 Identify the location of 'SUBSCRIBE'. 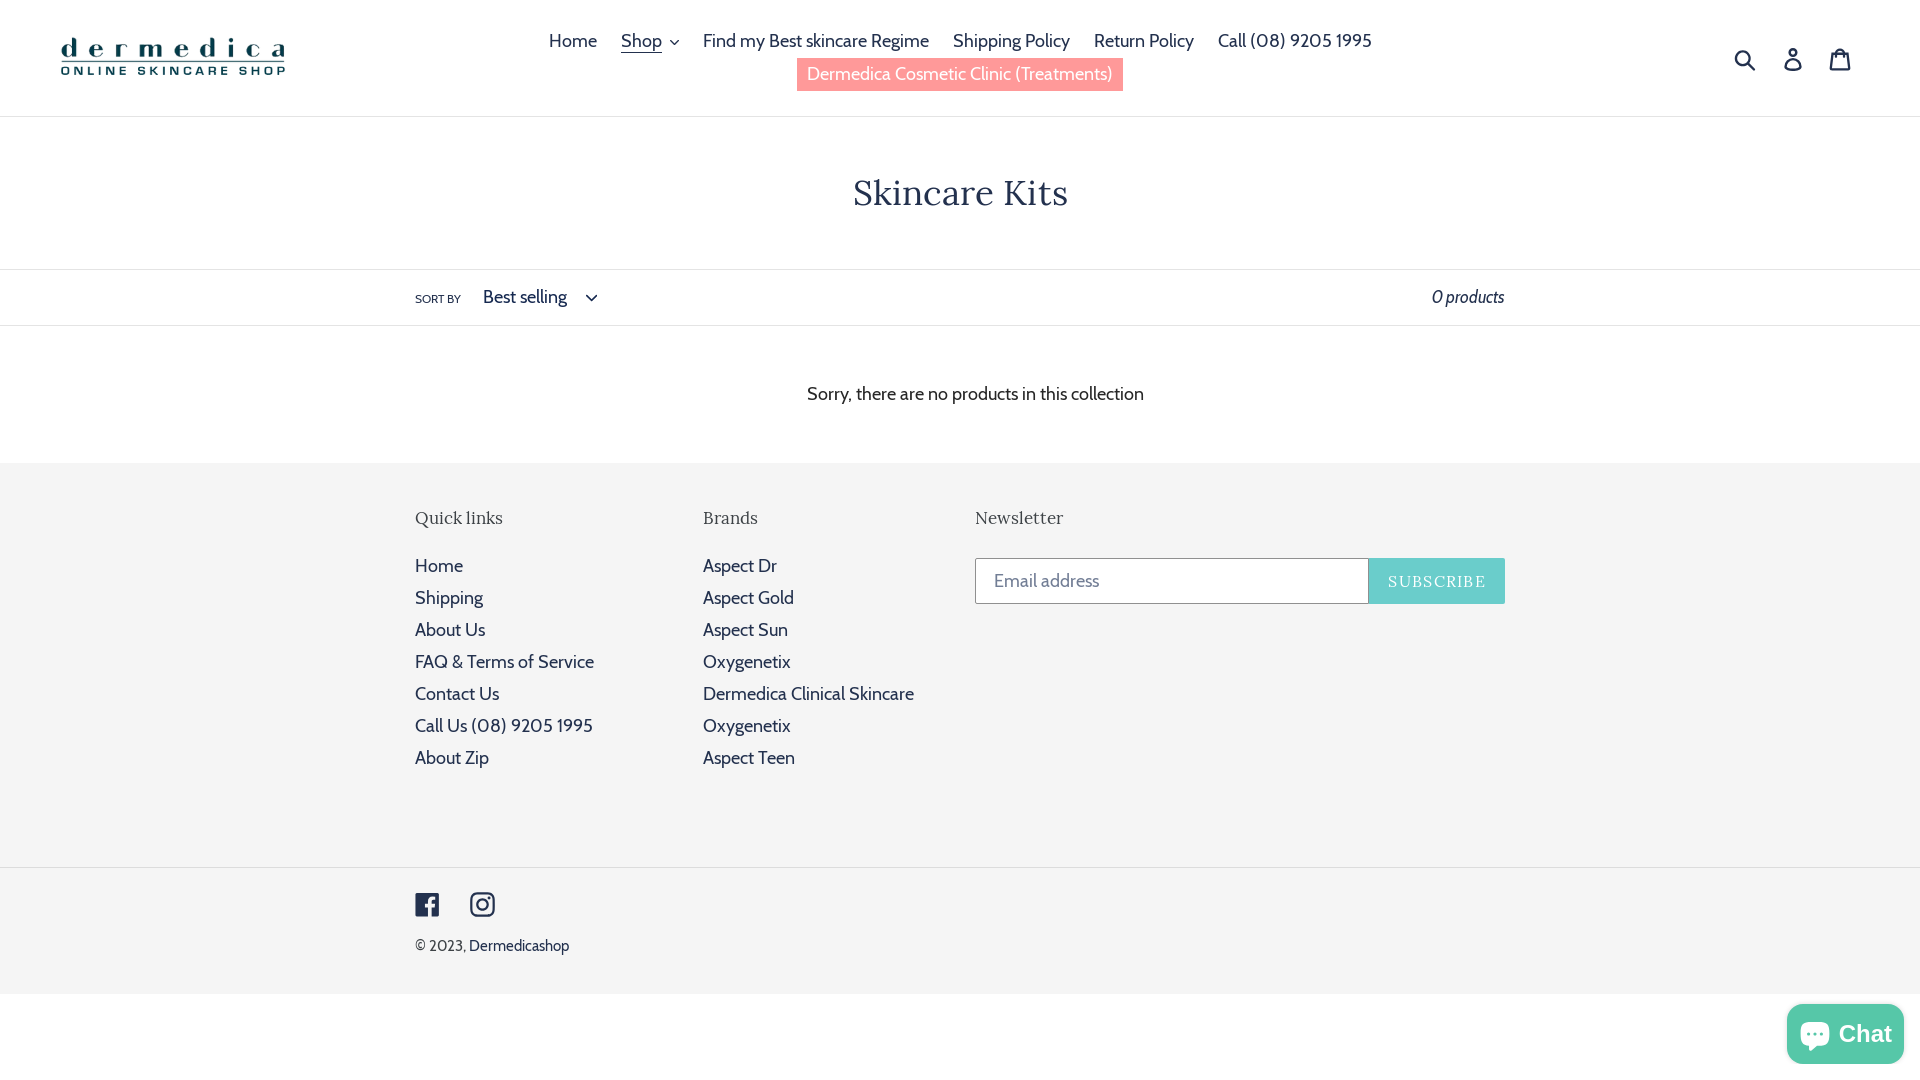
(1435, 581).